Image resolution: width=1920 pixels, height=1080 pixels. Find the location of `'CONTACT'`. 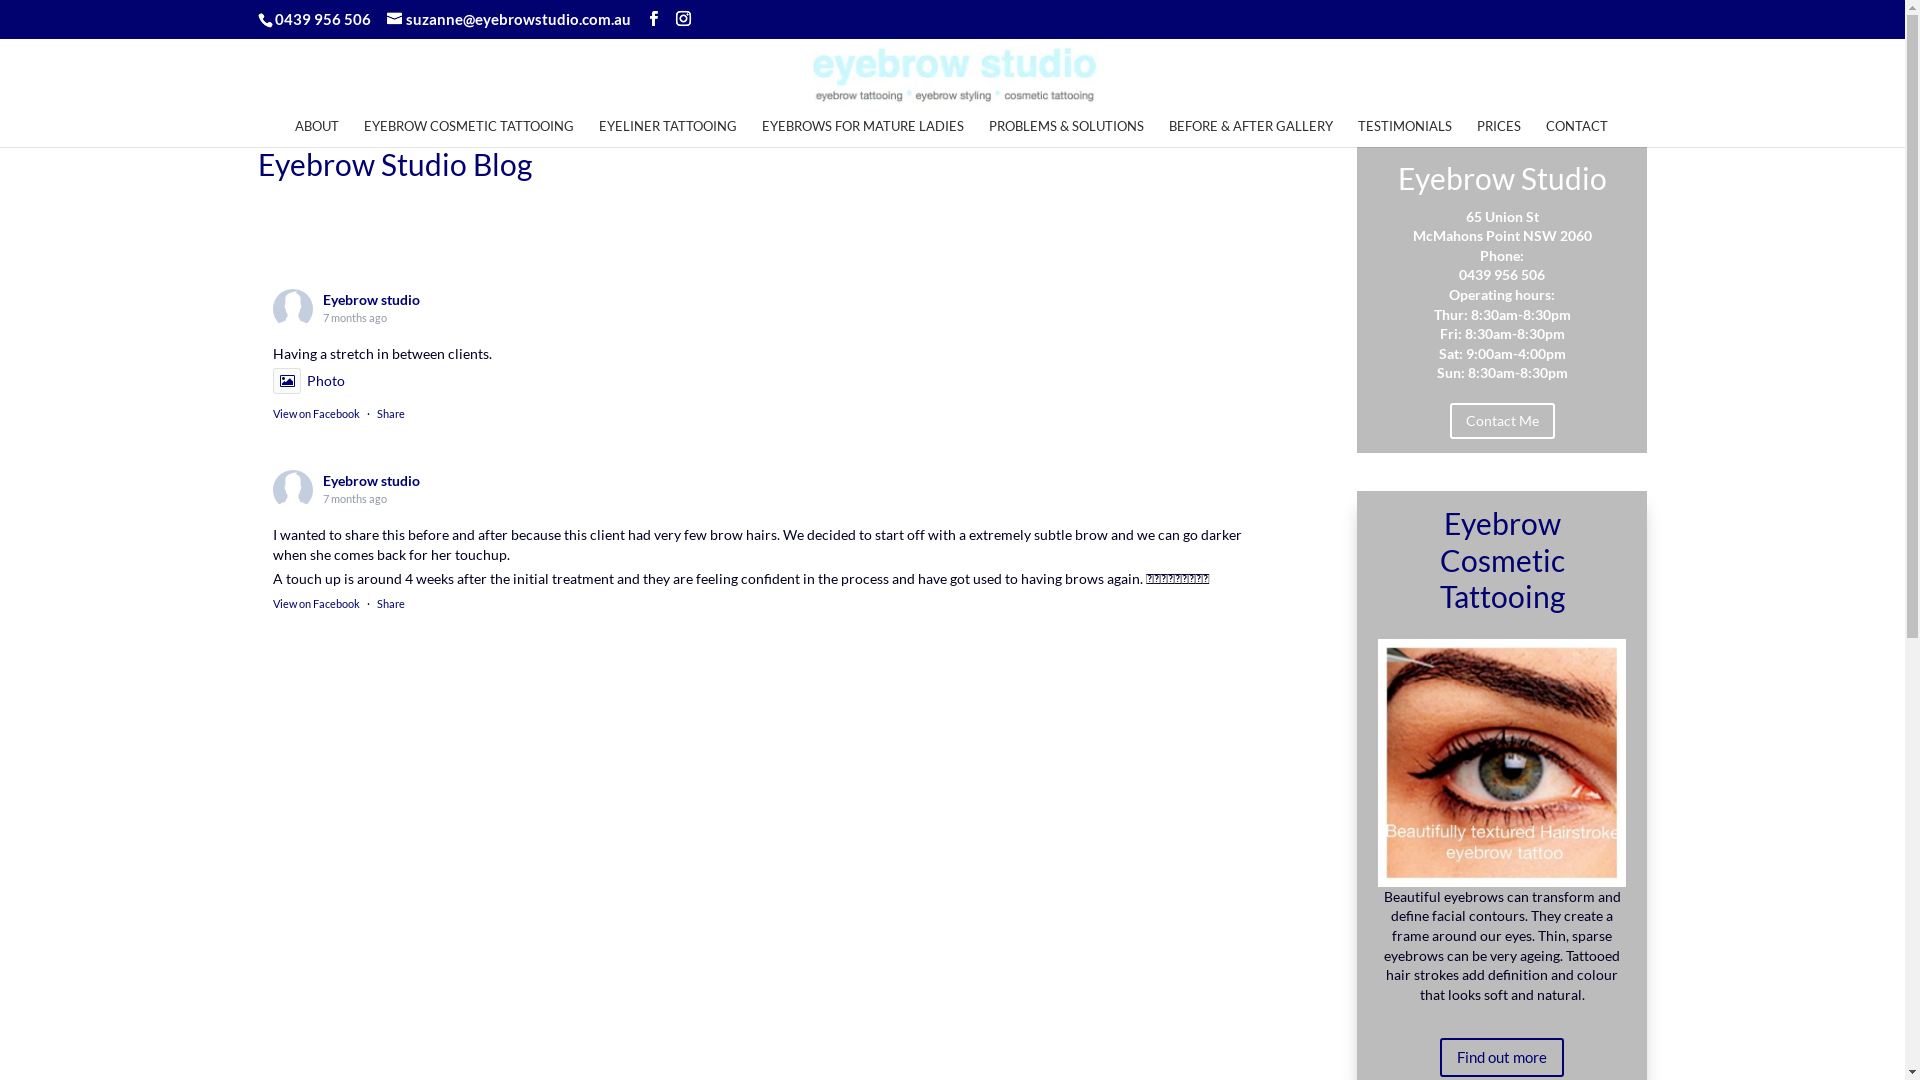

'CONTACT' is located at coordinates (1544, 131).